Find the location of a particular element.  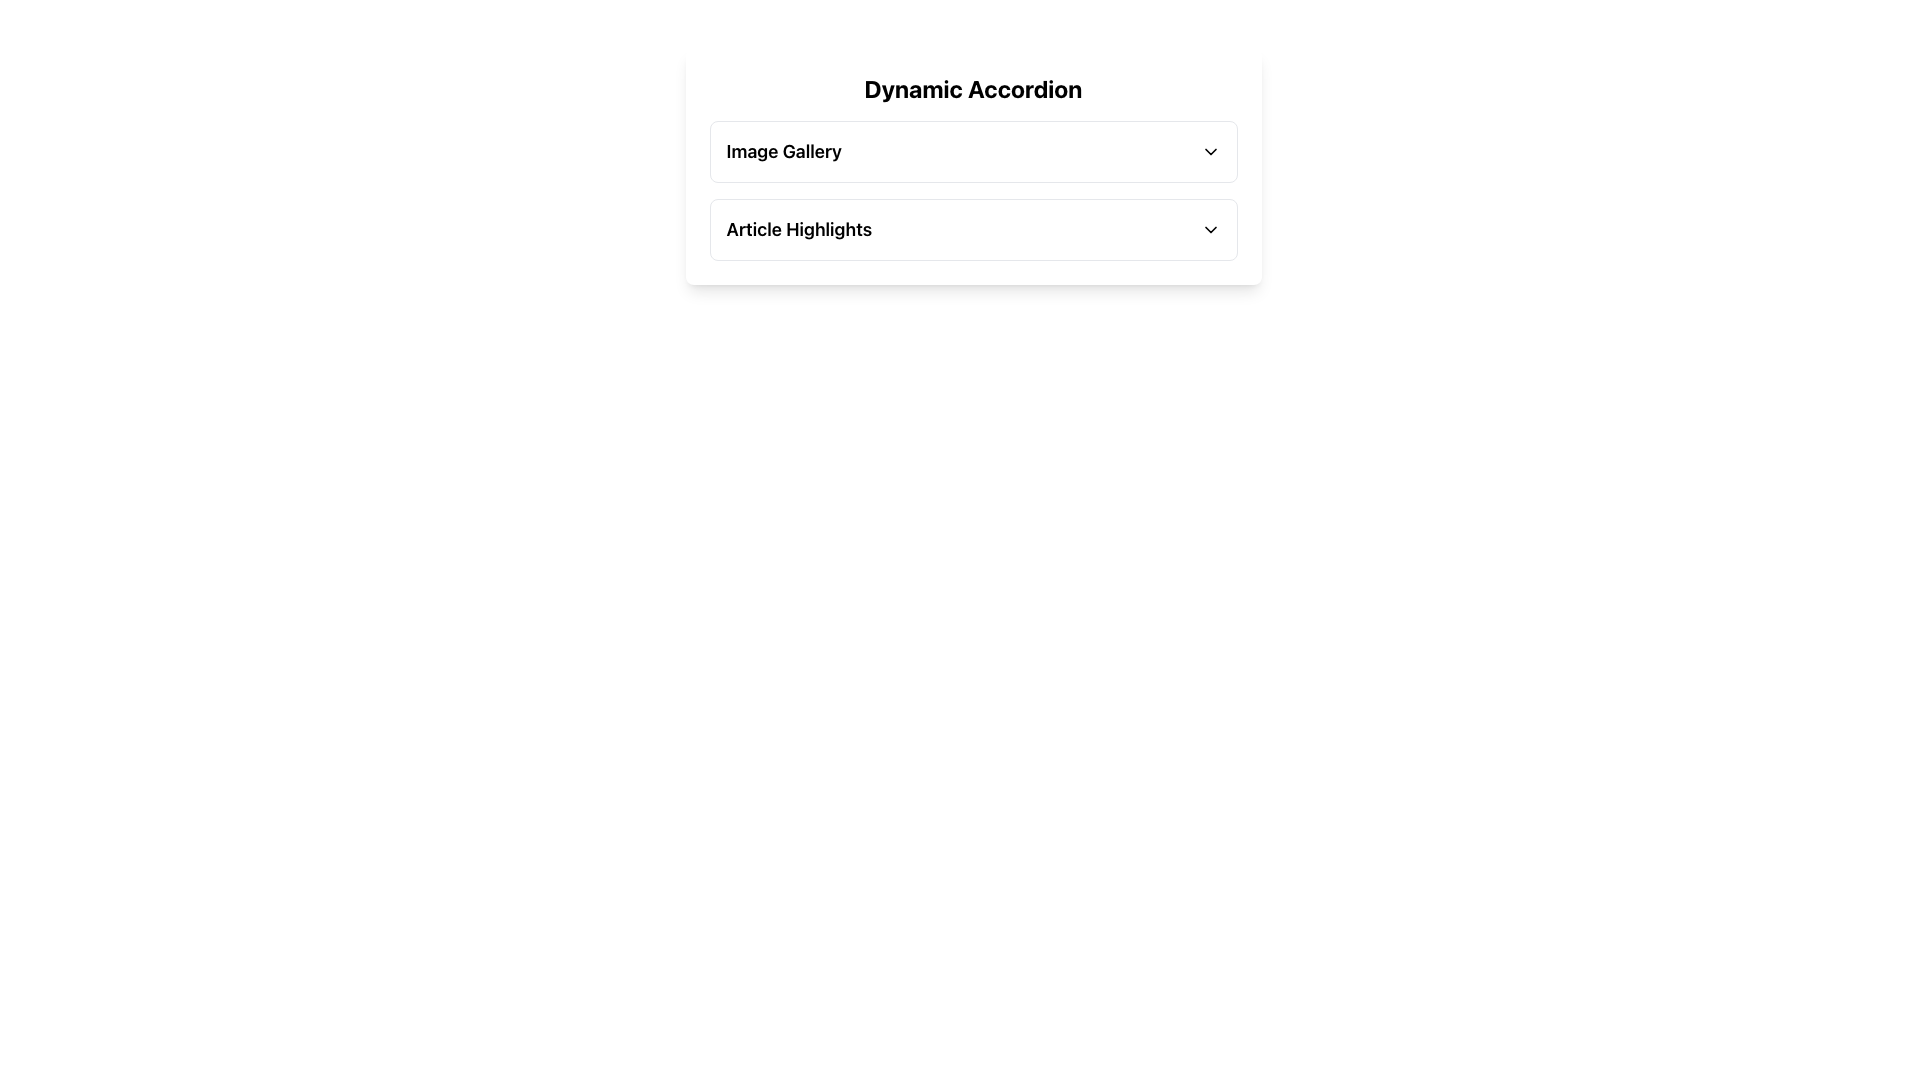

the Text Label that serves as a title or header for the card content, located at the top section of the white card above 'Image Gallery' and 'Article Highlights' is located at coordinates (973, 87).